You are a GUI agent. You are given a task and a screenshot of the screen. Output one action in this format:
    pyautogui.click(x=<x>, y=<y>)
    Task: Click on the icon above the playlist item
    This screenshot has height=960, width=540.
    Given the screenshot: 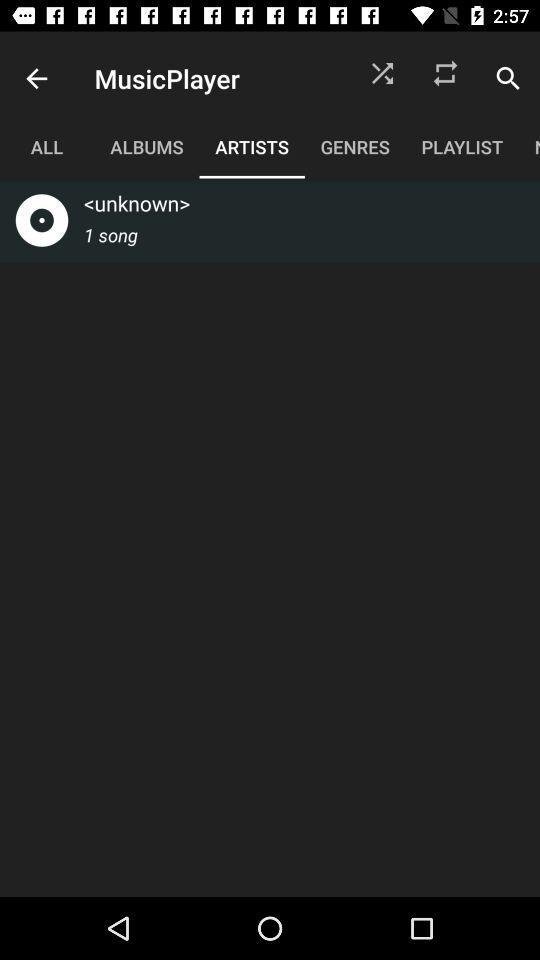 What is the action you would take?
    pyautogui.click(x=445, y=78)
    